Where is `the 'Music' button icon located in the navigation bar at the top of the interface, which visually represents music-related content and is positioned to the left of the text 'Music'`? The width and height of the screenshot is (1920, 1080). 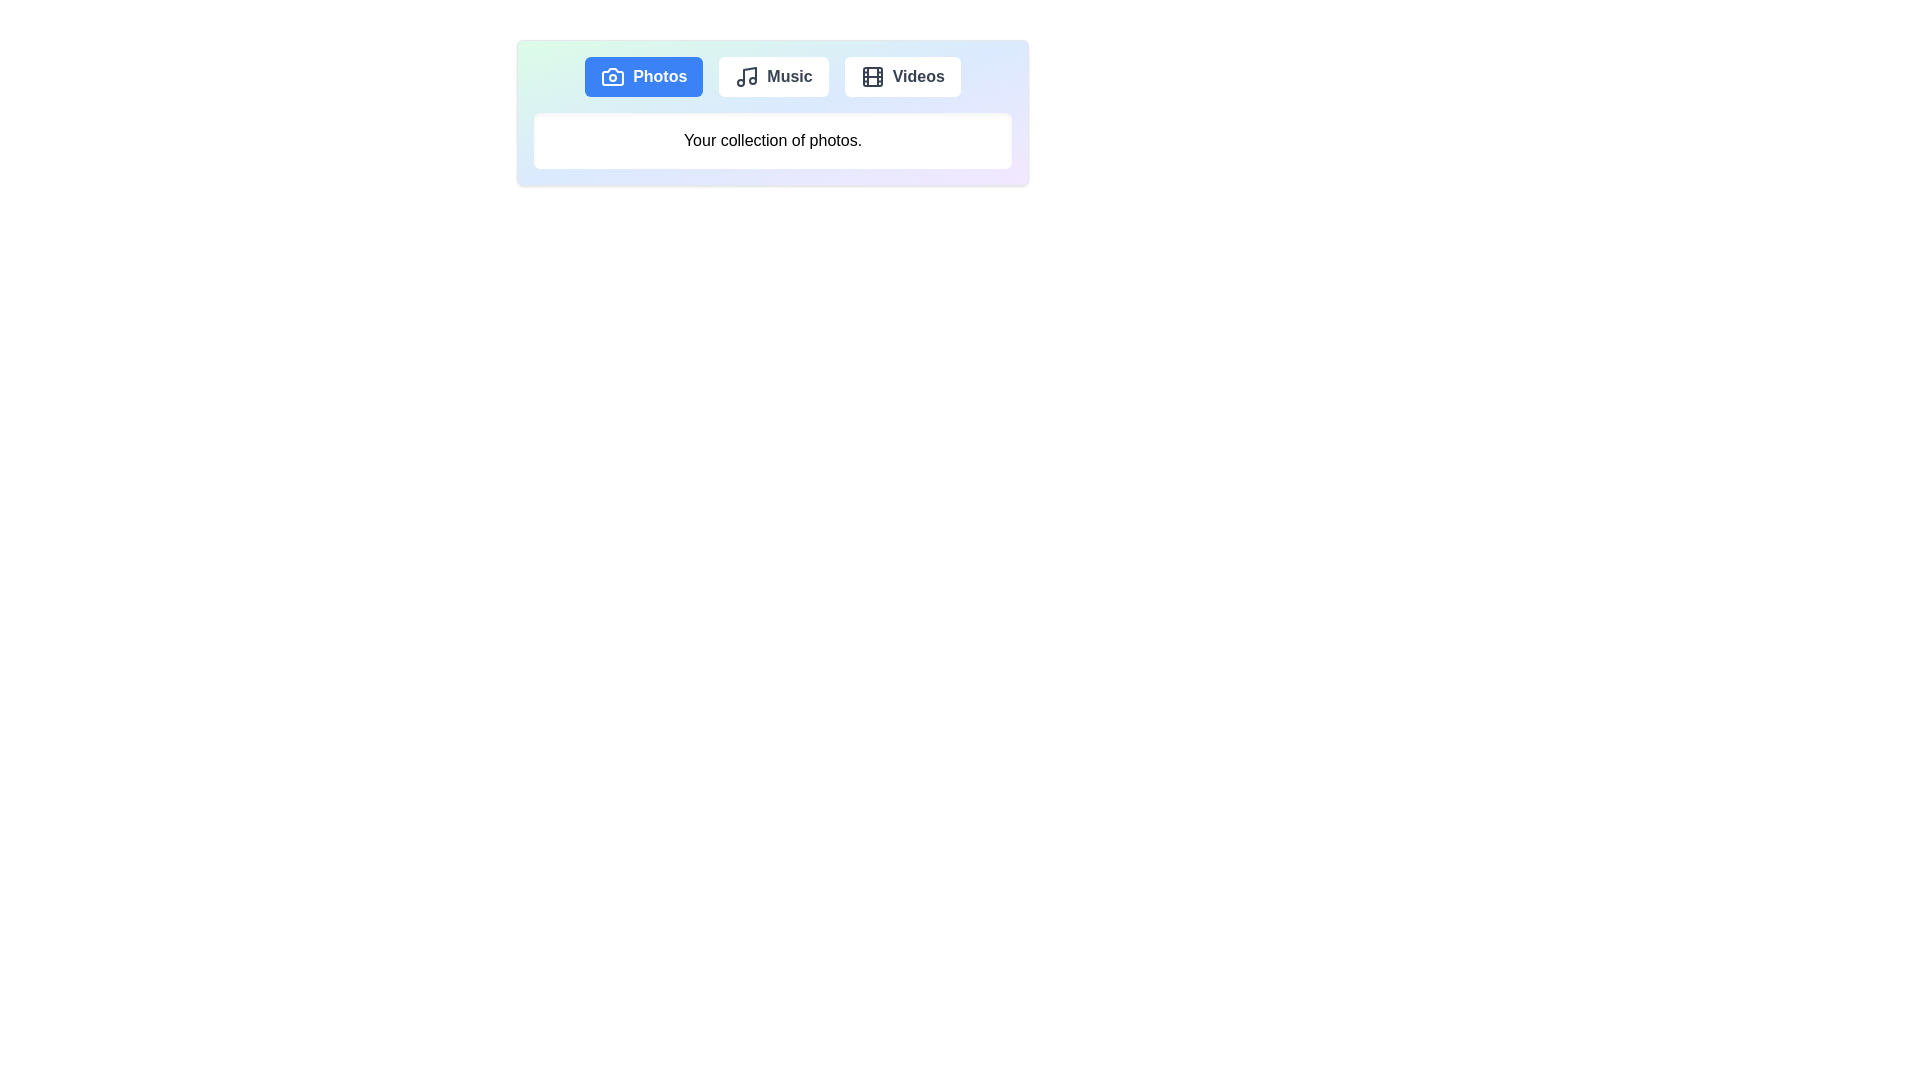
the 'Music' button icon located in the navigation bar at the top of the interface, which visually represents music-related content and is positioned to the left of the text 'Music' is located at coordinates (746, 76).